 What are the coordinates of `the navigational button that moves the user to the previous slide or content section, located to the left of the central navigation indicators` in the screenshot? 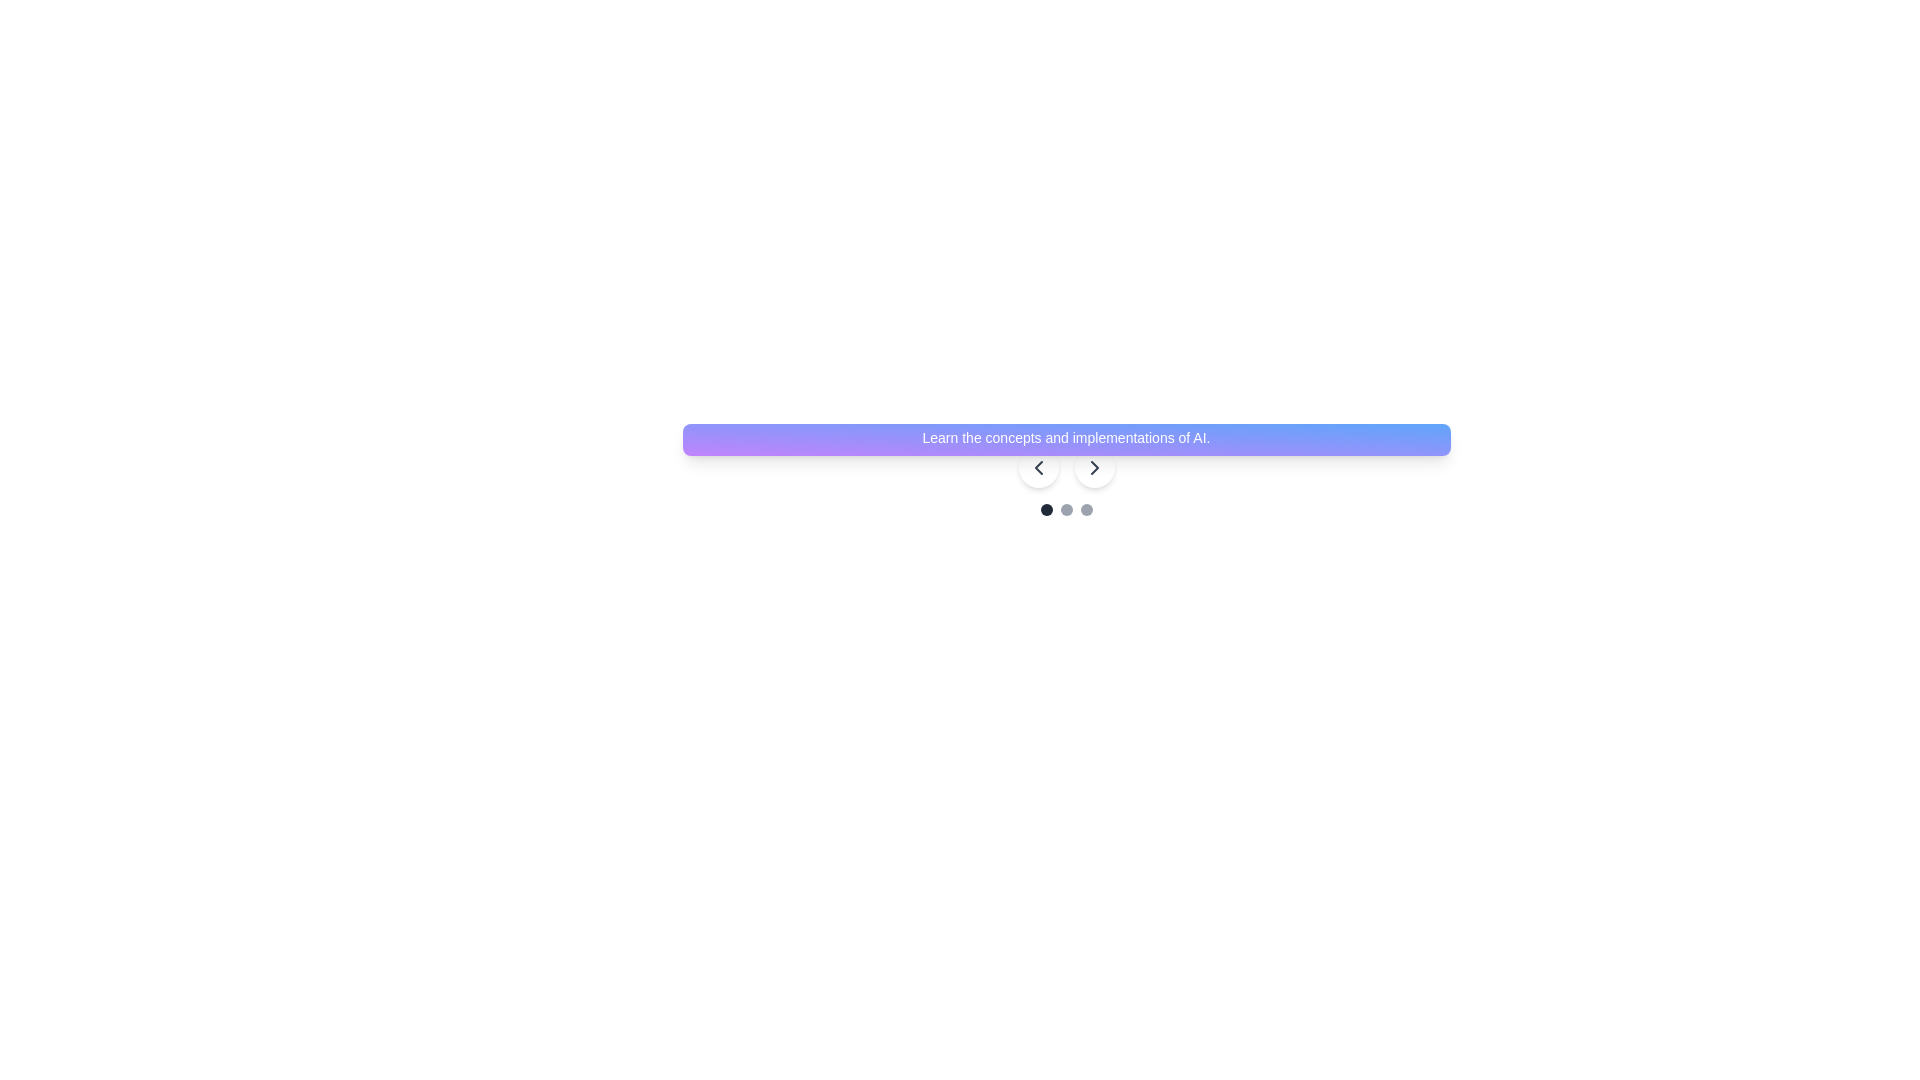 It's located at (1038, 467).